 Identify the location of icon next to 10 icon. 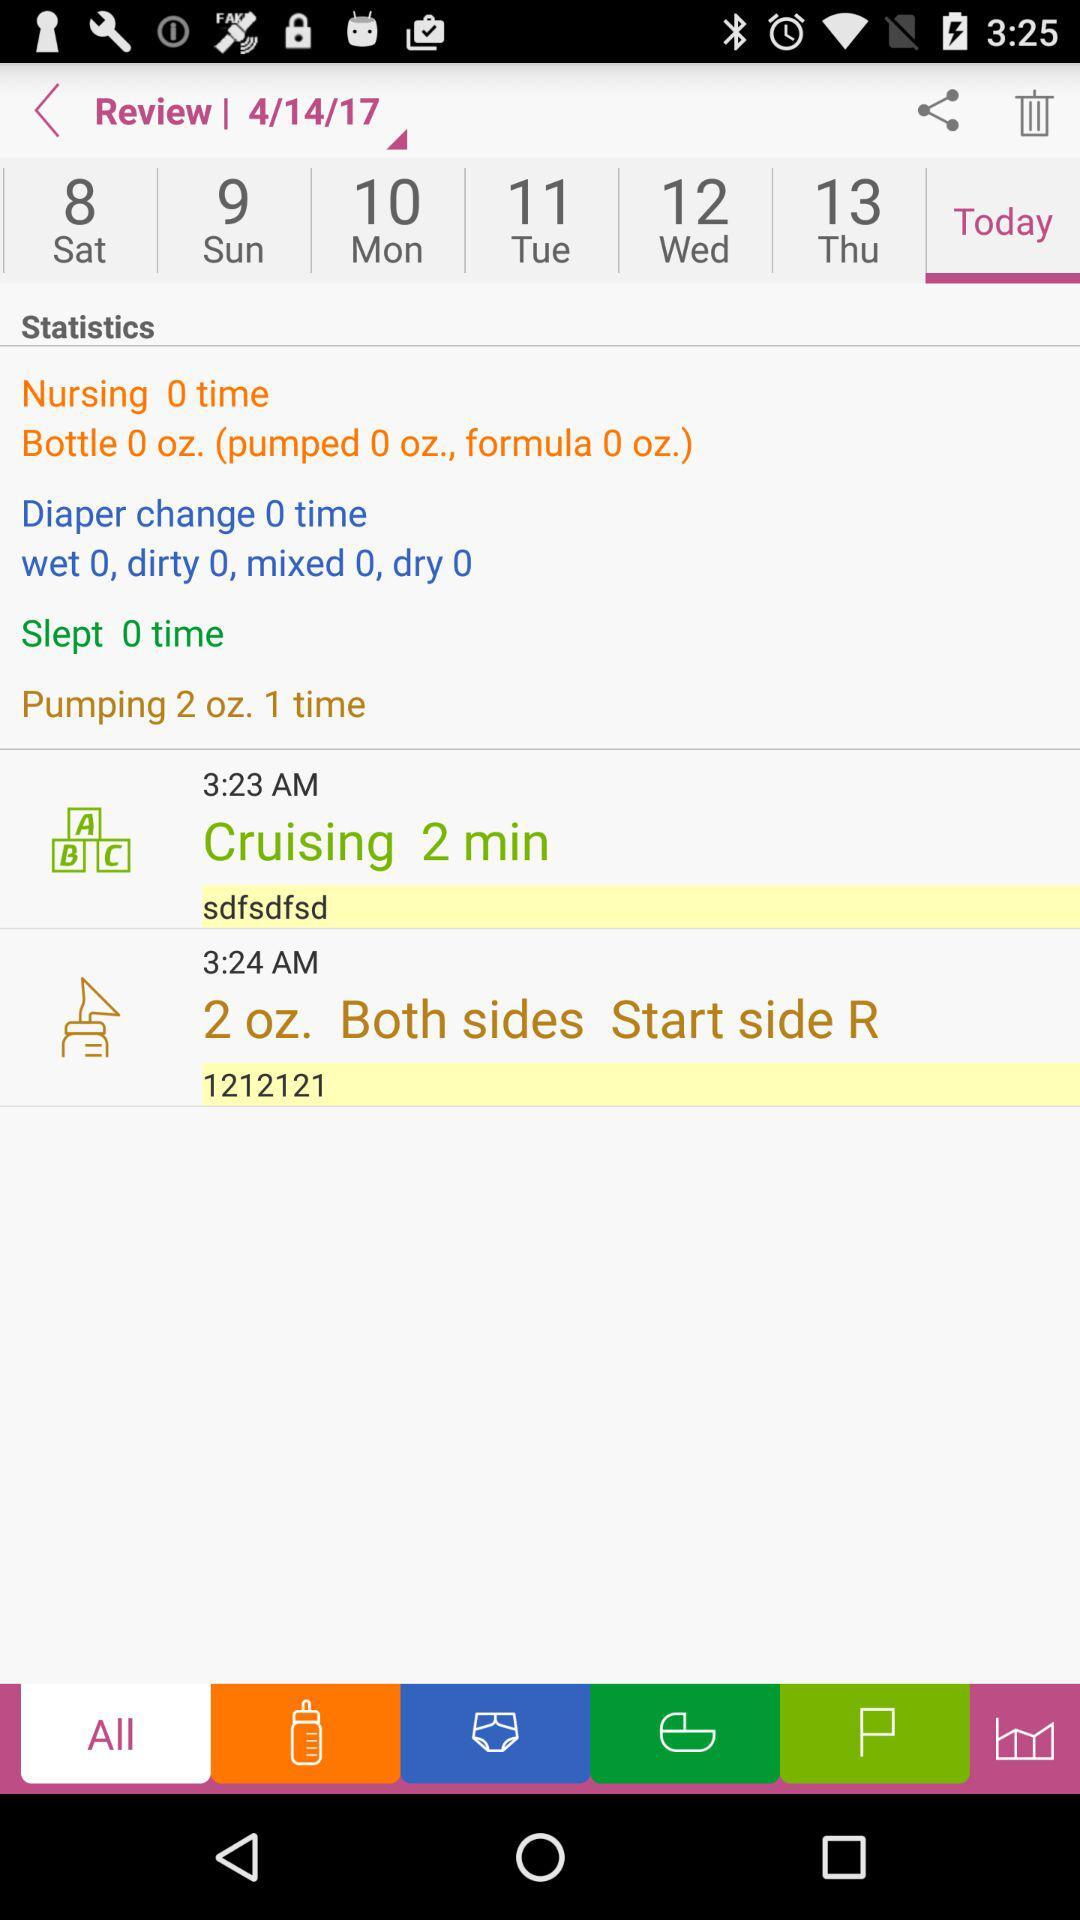
(541, 220).